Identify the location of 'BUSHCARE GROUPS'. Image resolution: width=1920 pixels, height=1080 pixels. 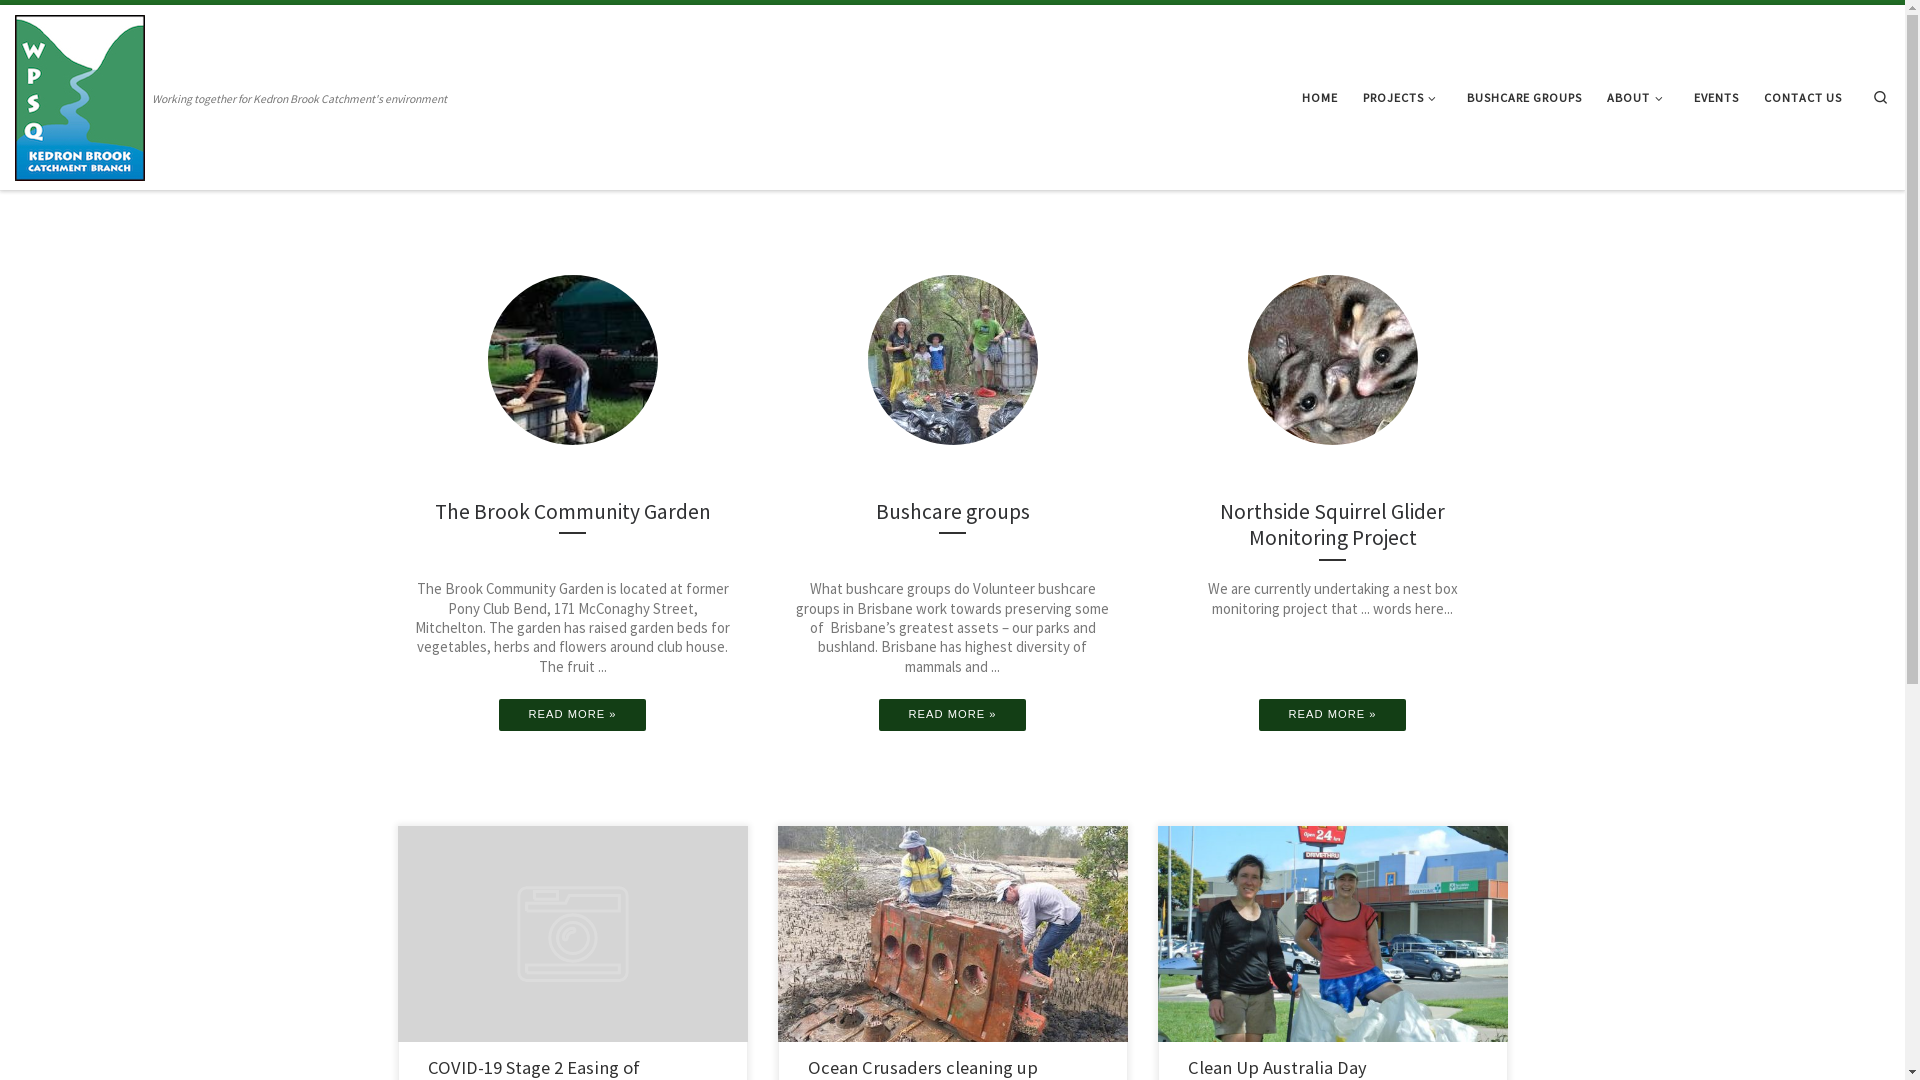
(1460, 97).